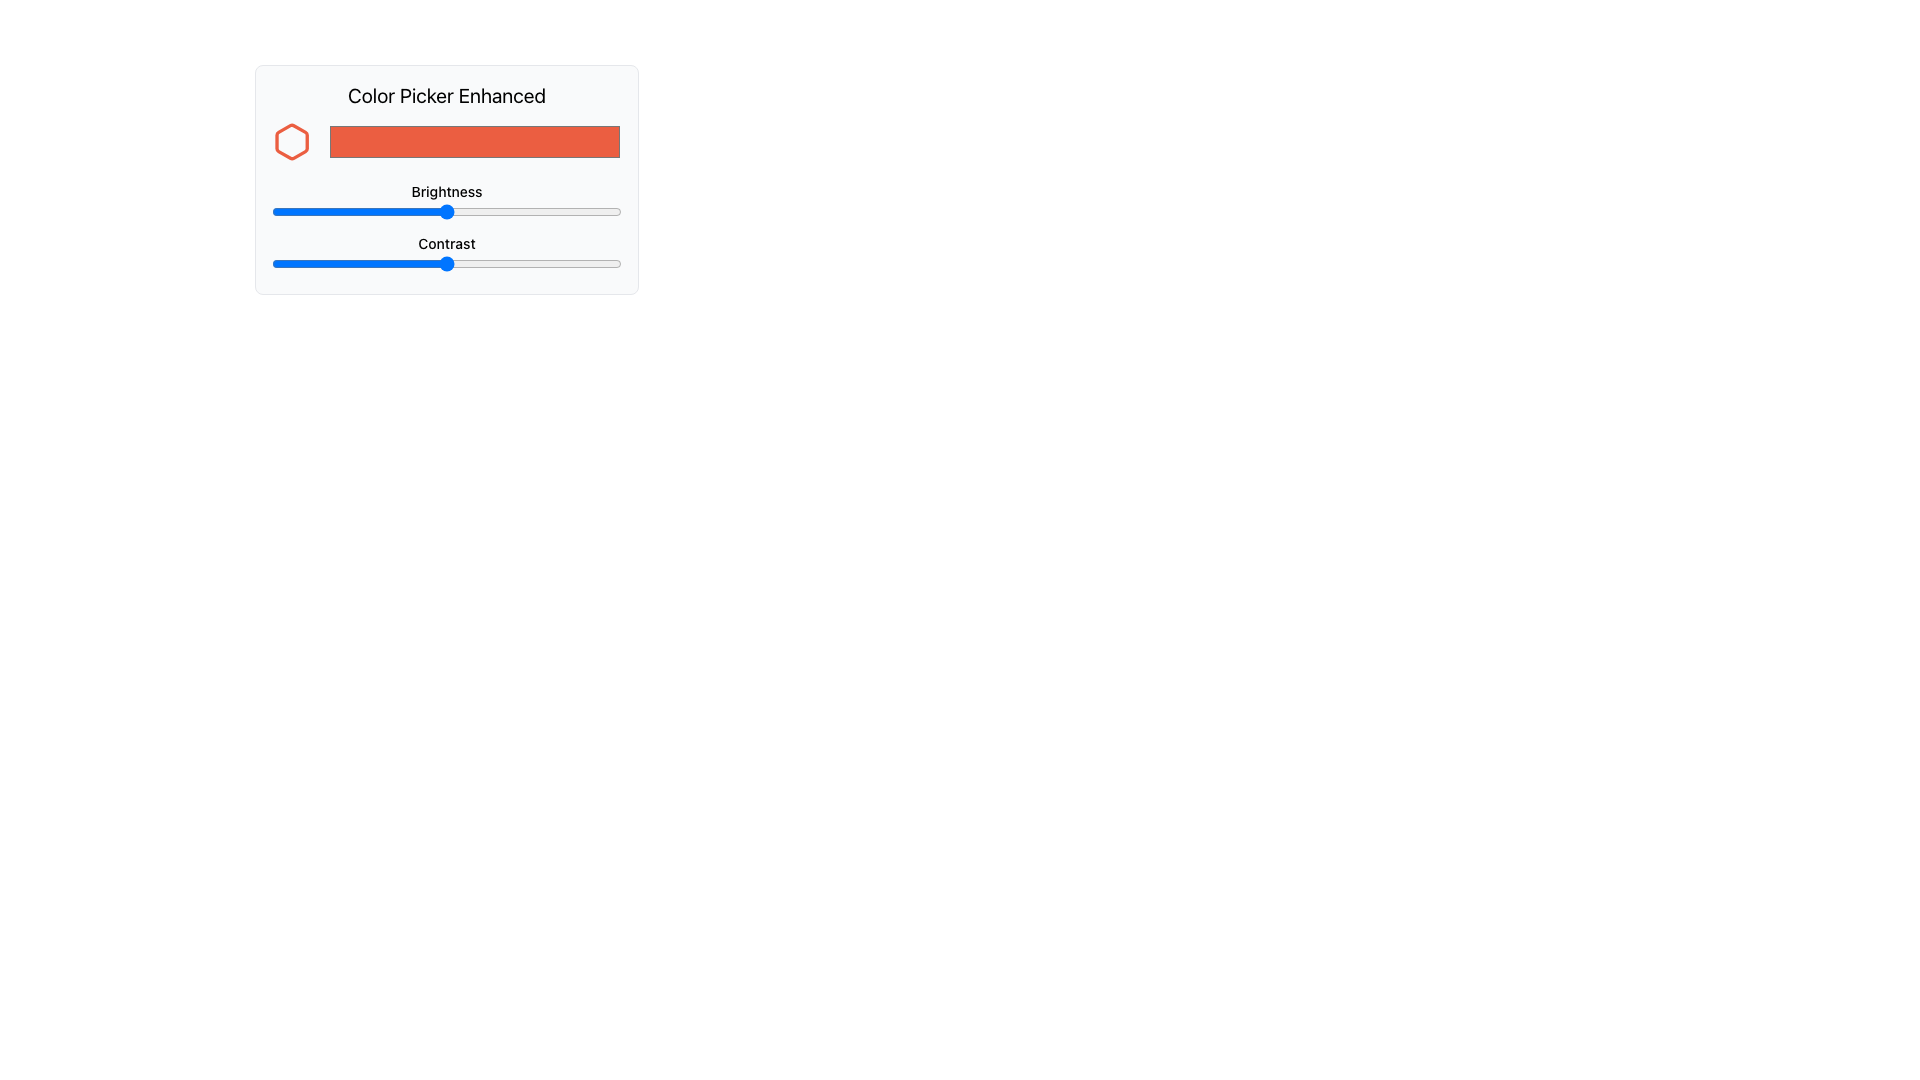 The height and width of the screenshot is (1080, 1920). What do you see at coordinates (585, 212) in the screenshot?
I see `brightness` at bounding box center [585, 212].